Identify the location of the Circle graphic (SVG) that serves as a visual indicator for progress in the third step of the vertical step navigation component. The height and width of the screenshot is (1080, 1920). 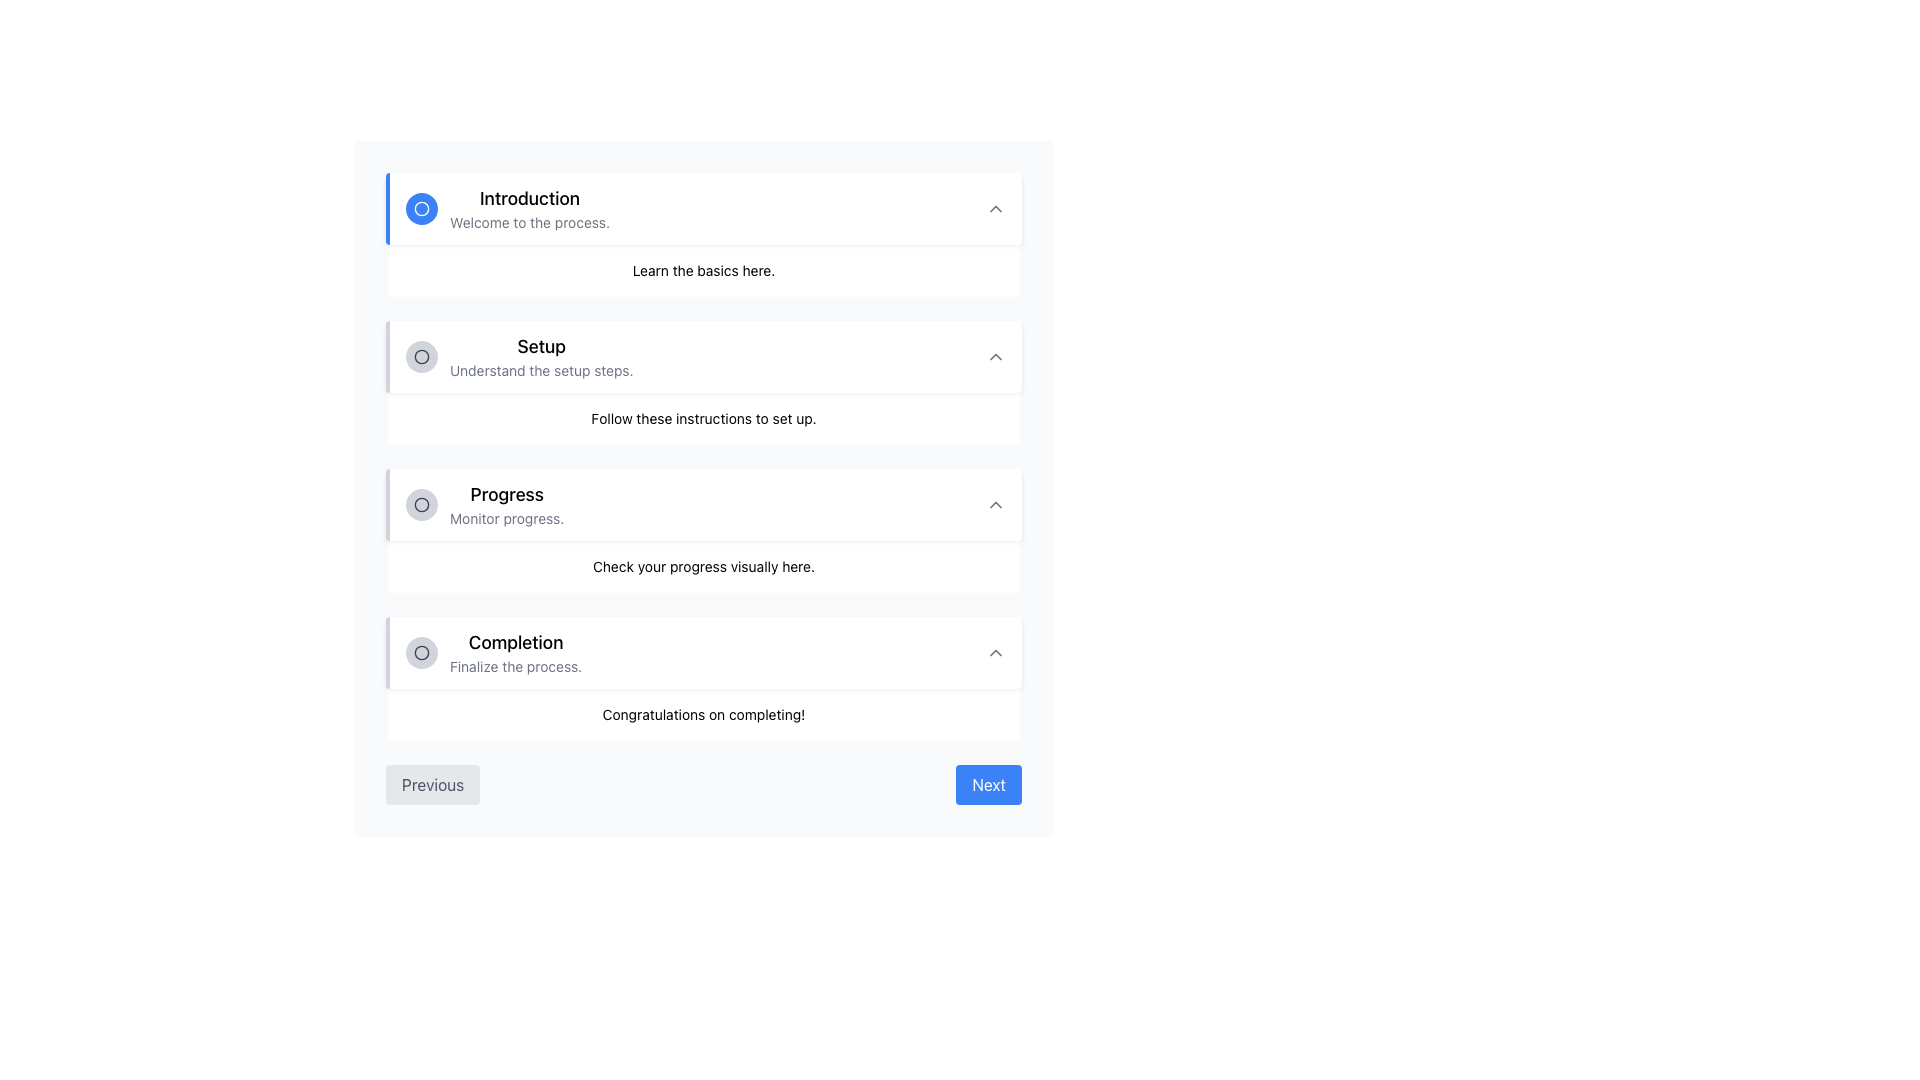
(421, 504).